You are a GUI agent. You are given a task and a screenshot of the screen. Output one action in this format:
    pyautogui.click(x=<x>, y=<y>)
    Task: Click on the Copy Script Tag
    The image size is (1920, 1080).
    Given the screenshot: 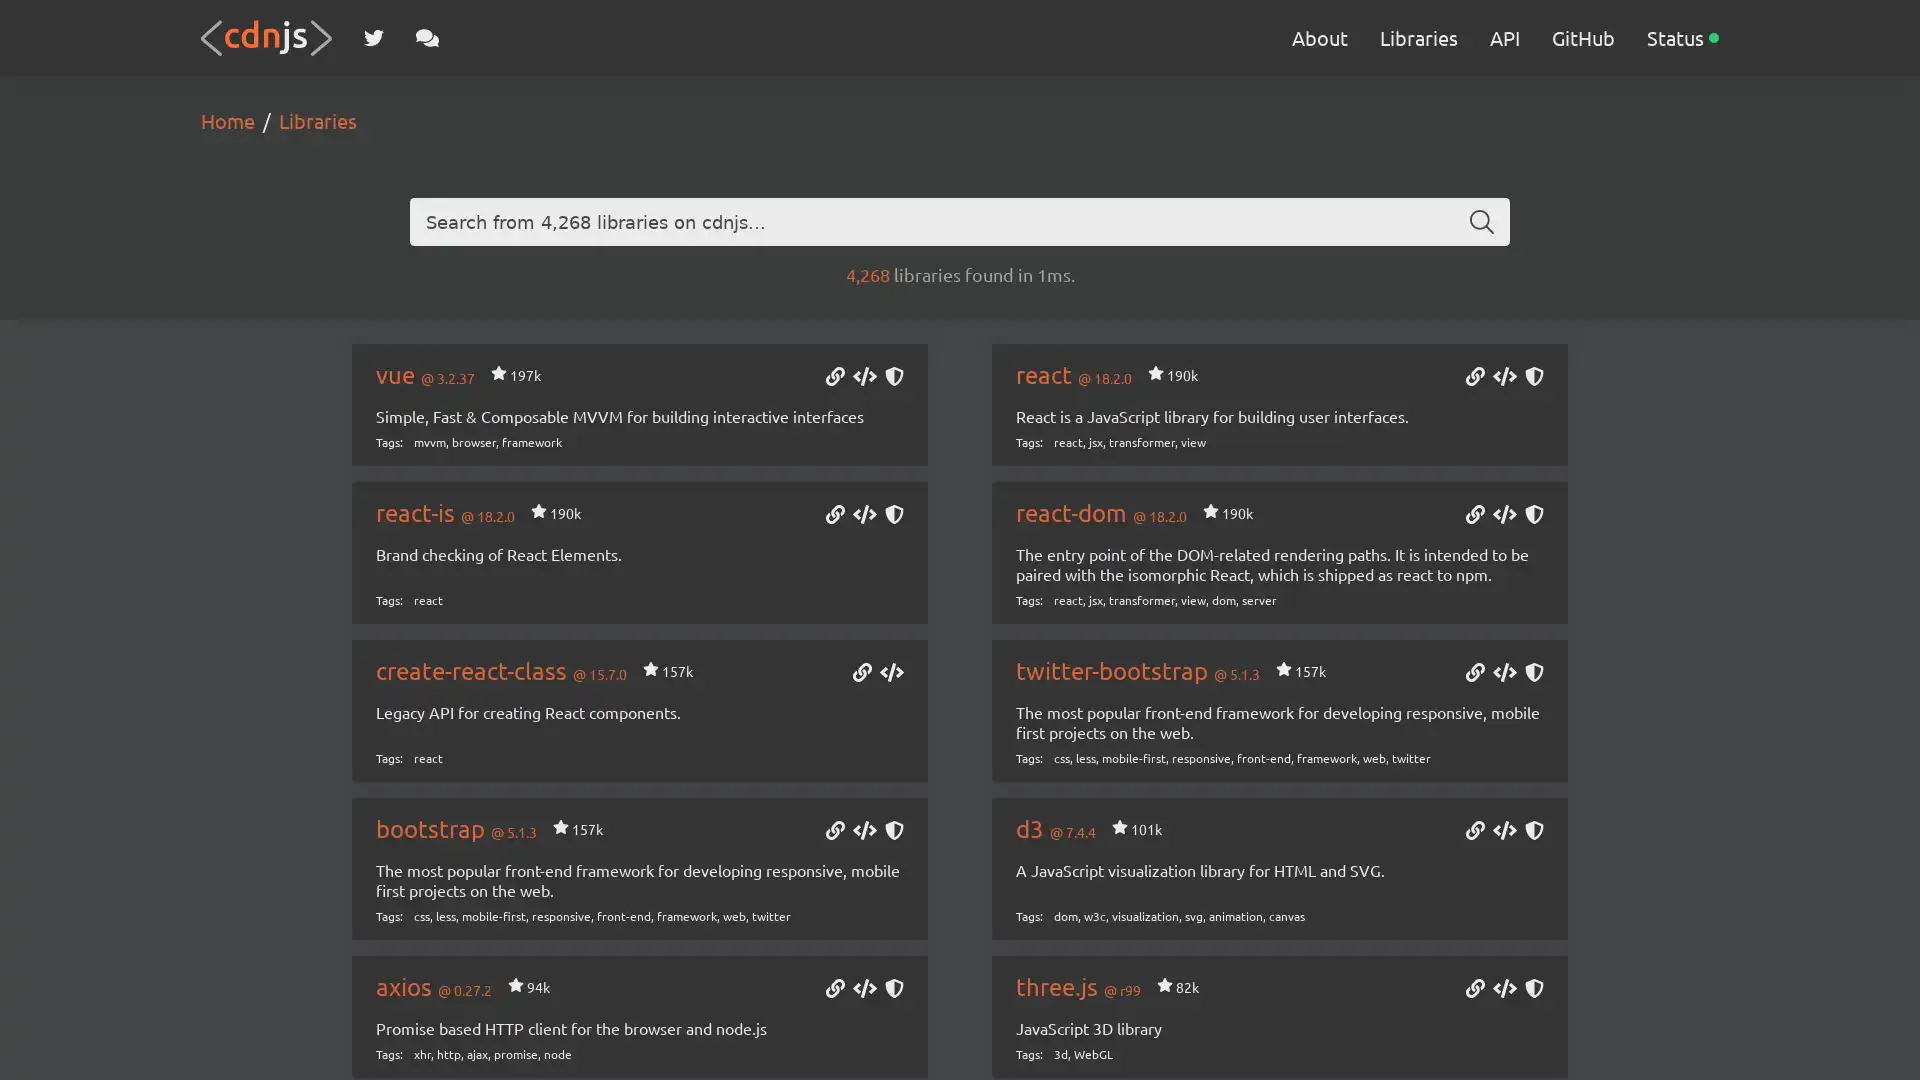 What is the action you would take?
    pyautogui.click(x=1503, y=990)
    